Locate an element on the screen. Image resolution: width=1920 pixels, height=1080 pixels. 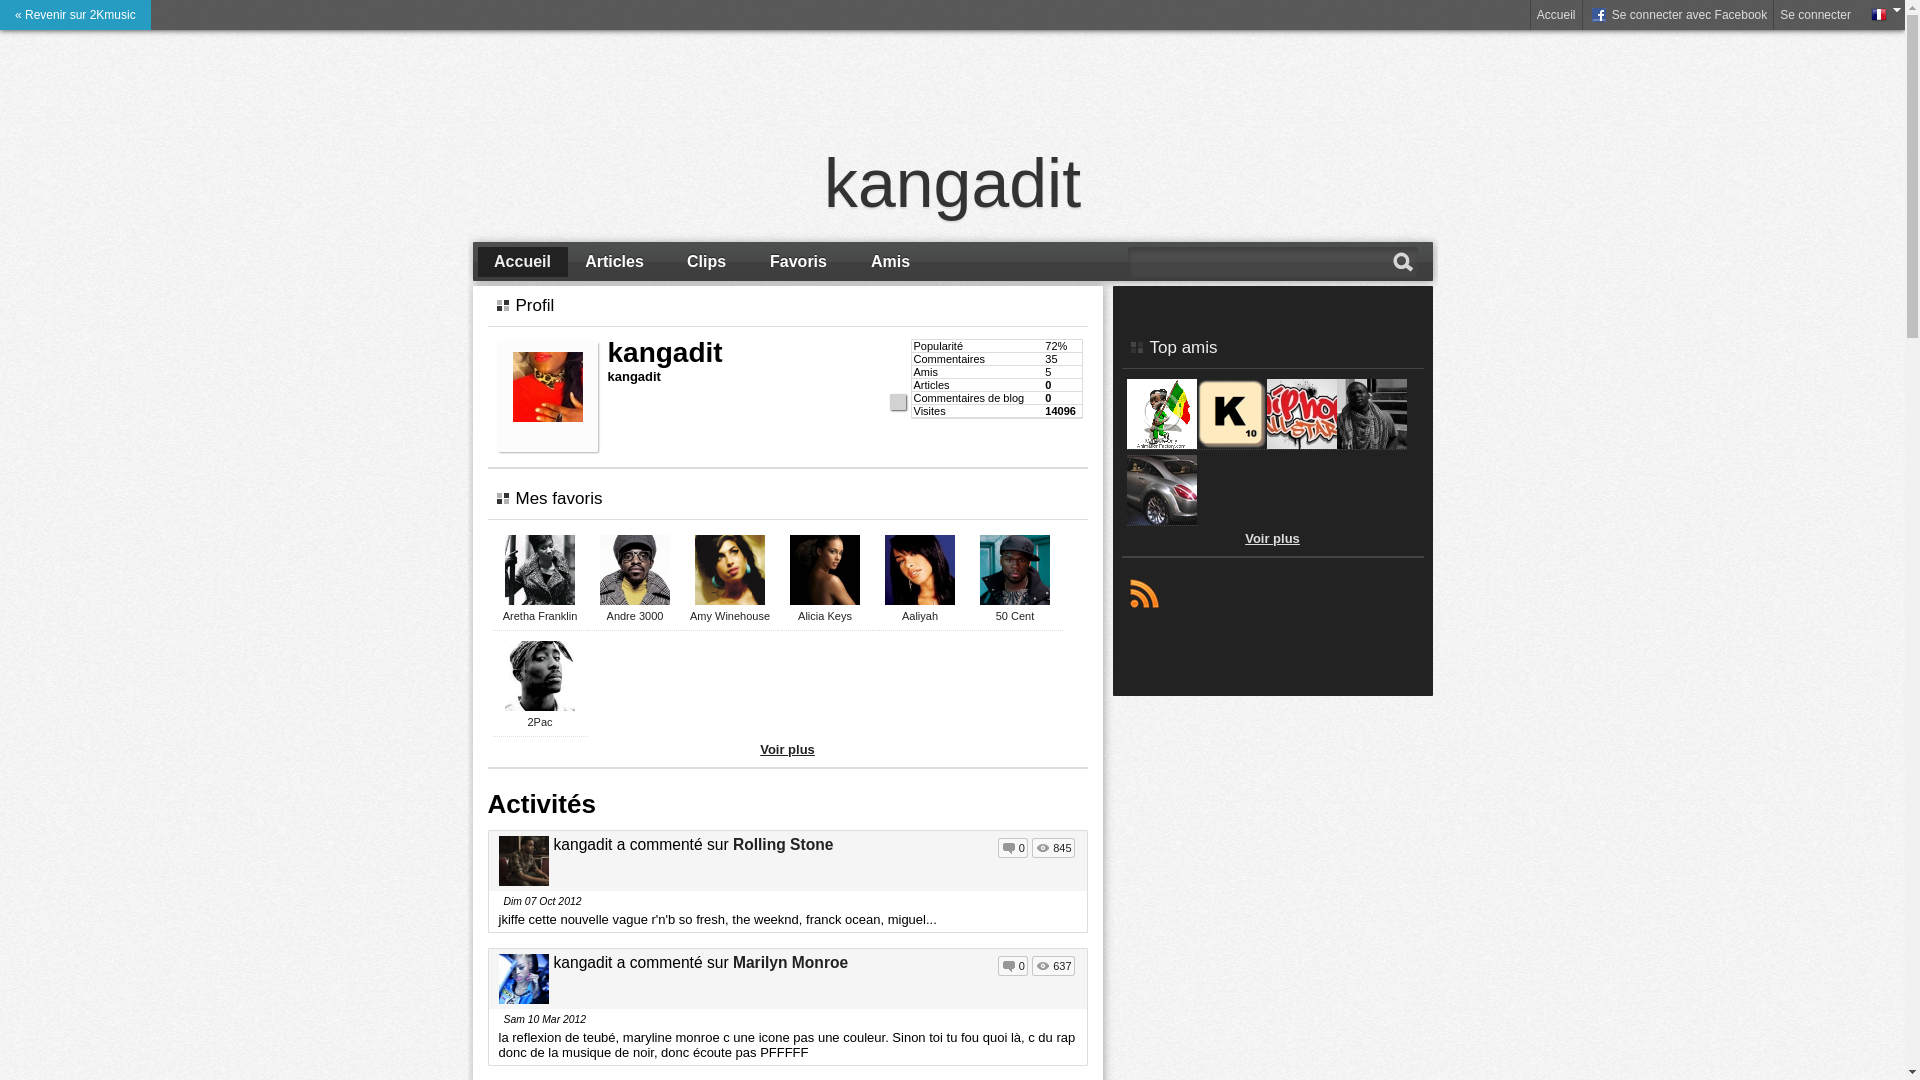
'Andre 3000' is located at coordinates (634, 615).